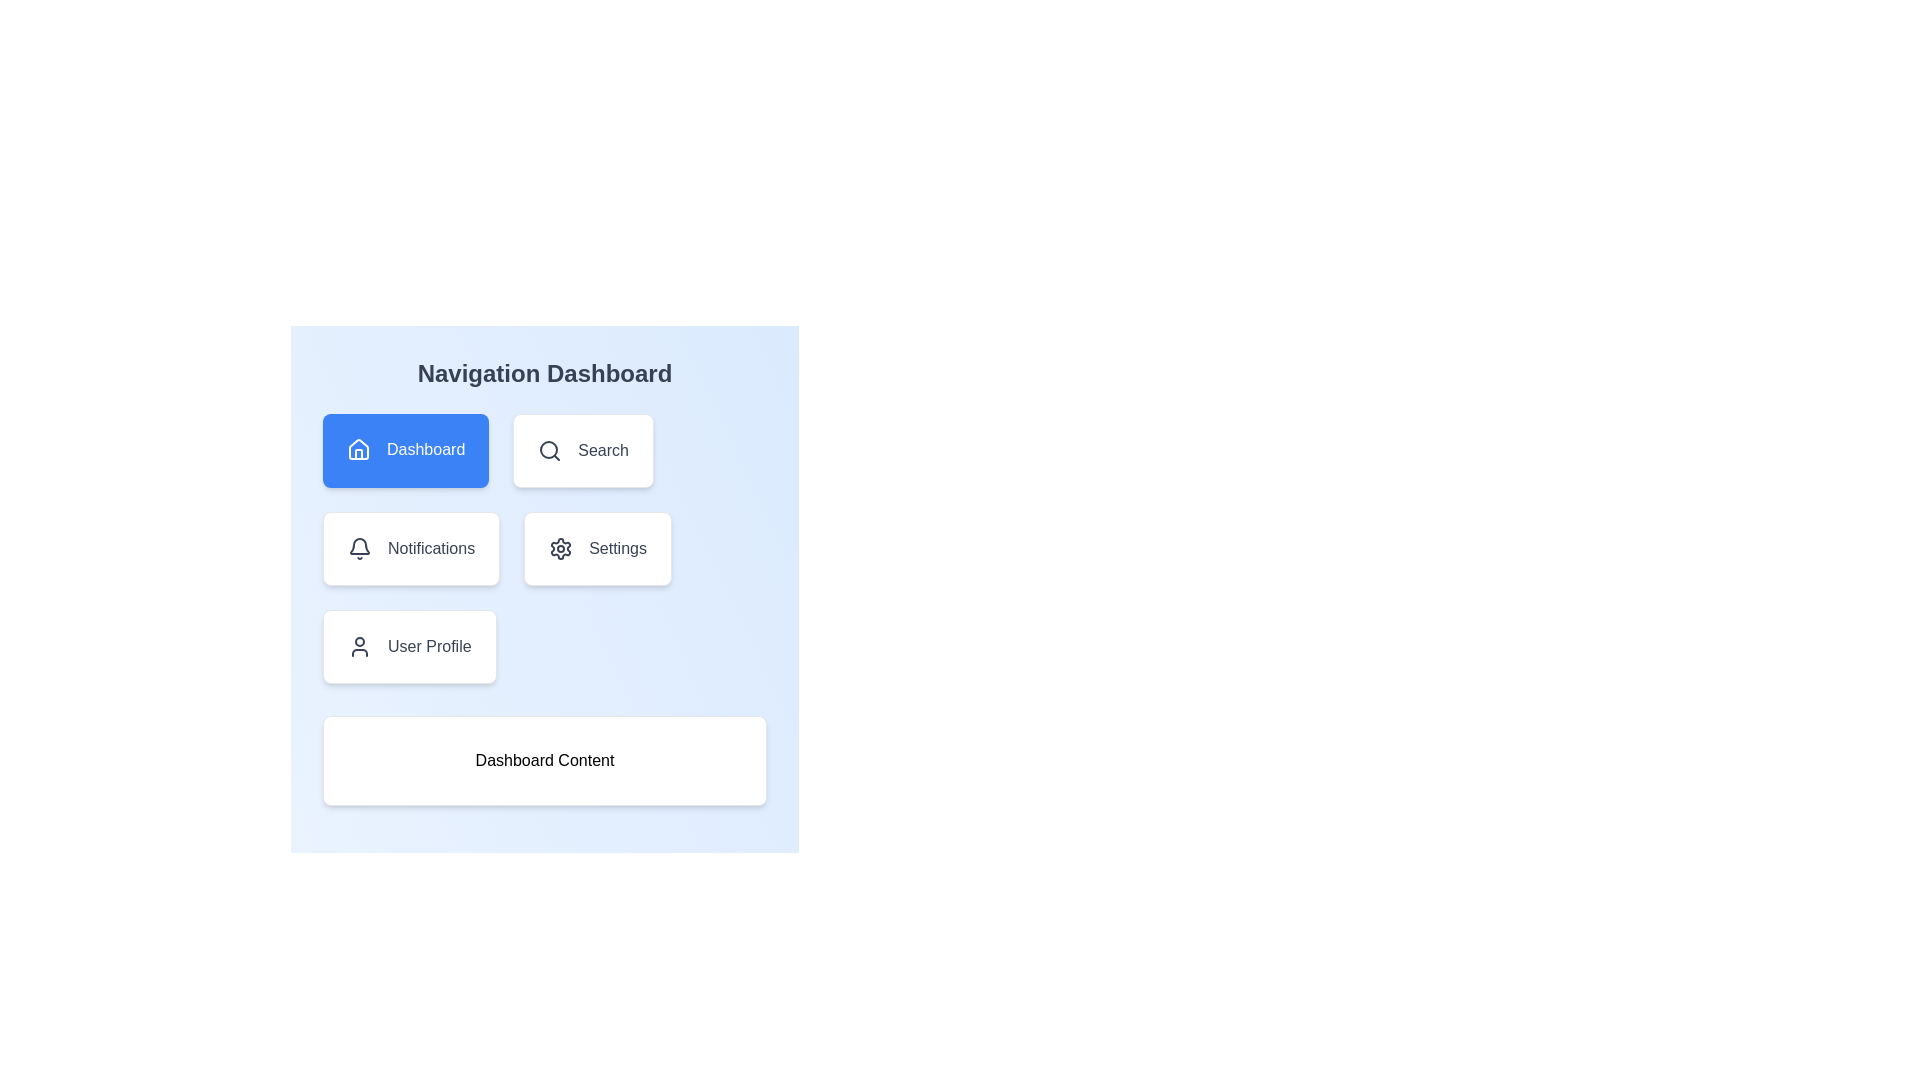 The image size is (1920, 1080). What do you see at coordinates (405, 451) in the screenshot?
I see `the navigation button located in the top-left quadrant of the interface` at bounding box center [405, 451].